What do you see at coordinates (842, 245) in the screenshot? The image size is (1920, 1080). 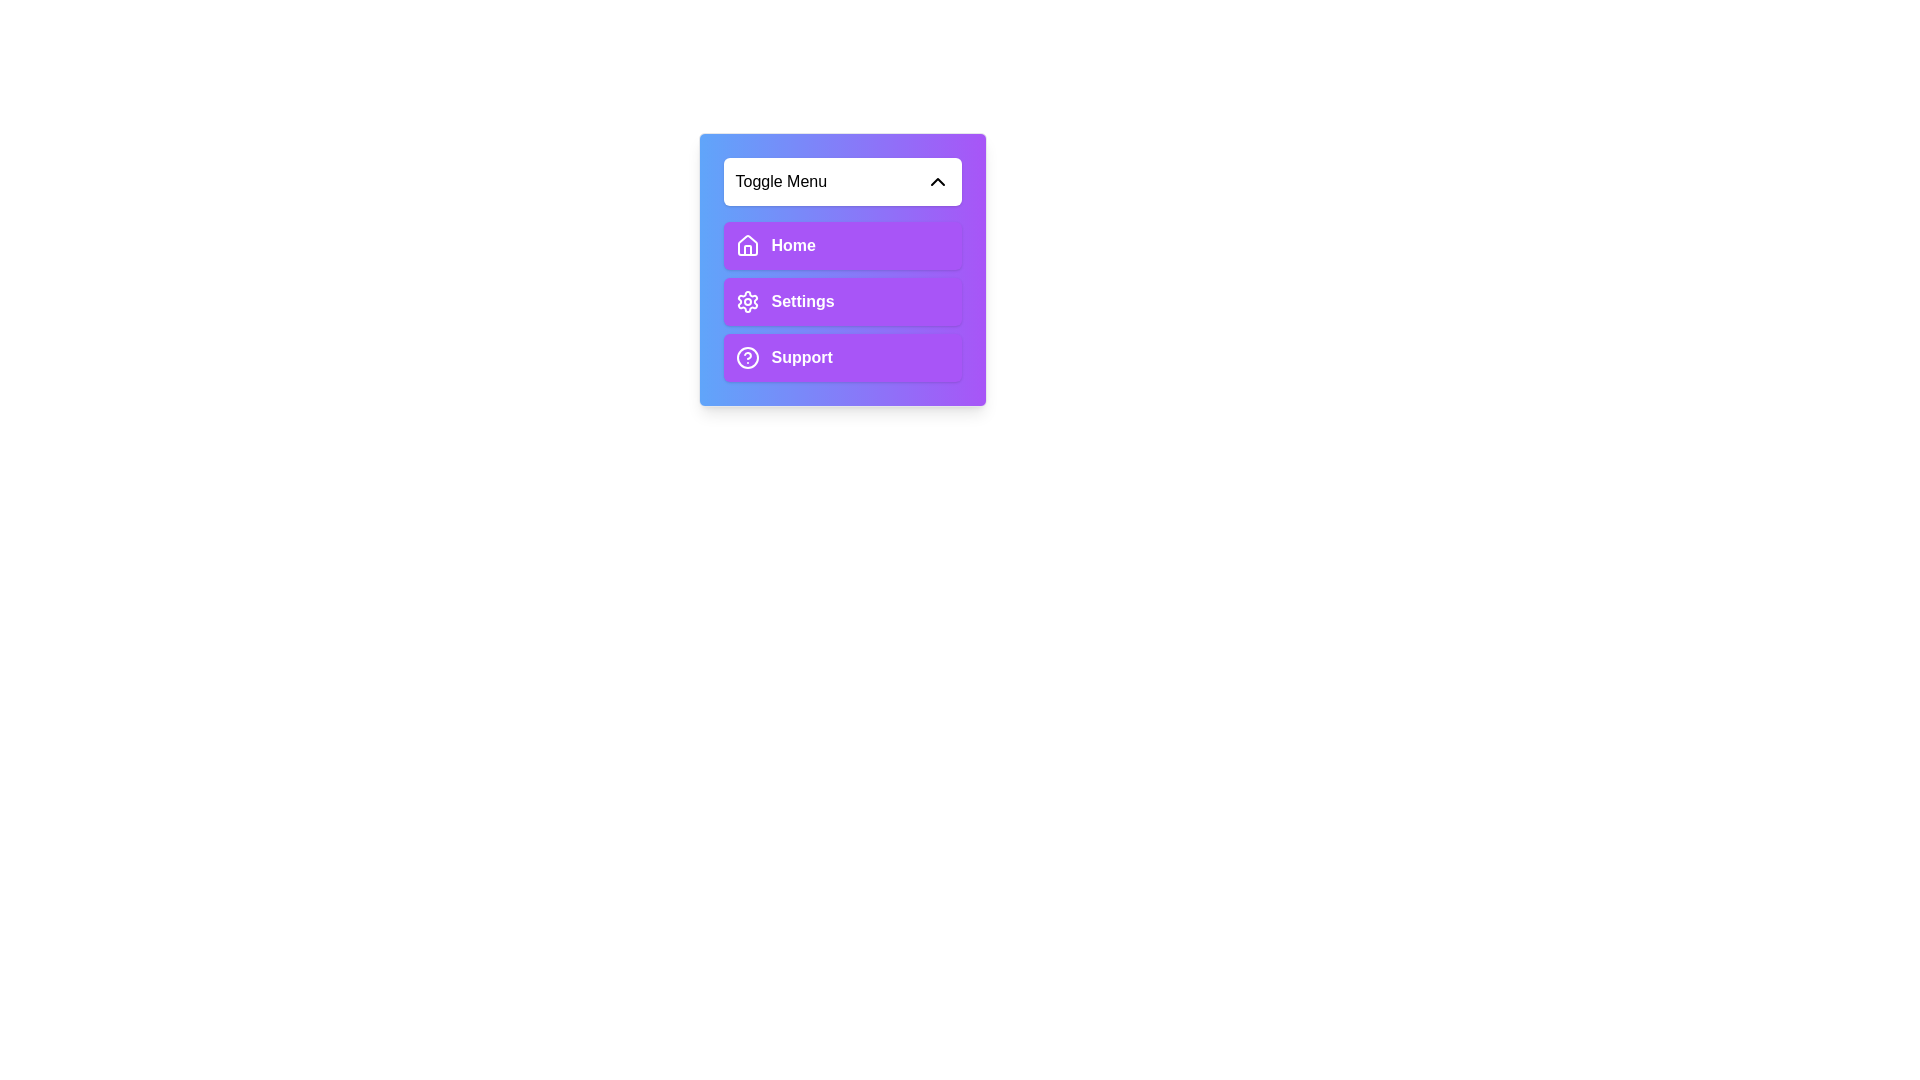 I see `the 'Home' navigation button located at the top of a vertical stack within a dropdown menu` at bounding box center [842, 245].